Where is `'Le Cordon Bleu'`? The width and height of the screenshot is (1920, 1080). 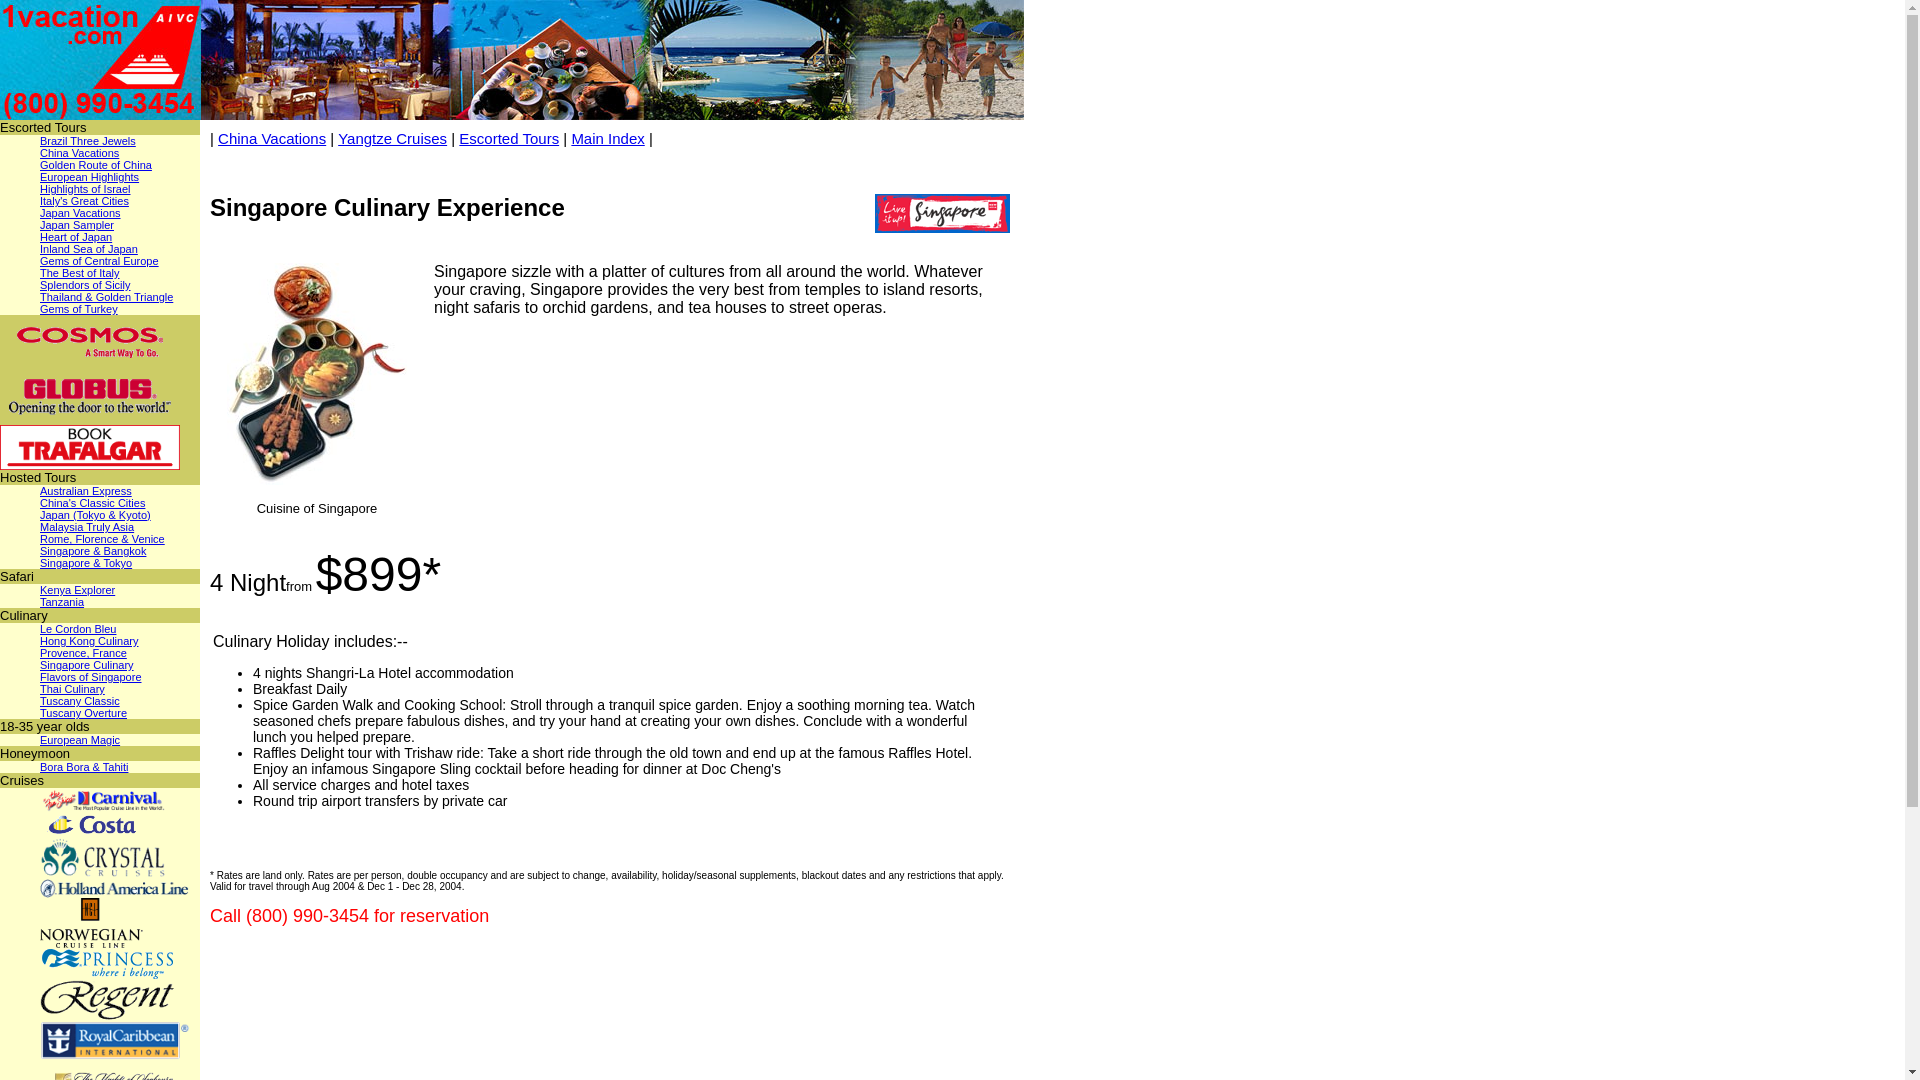
'Le Cordon Bleu' is located at coordinates (77, 627).